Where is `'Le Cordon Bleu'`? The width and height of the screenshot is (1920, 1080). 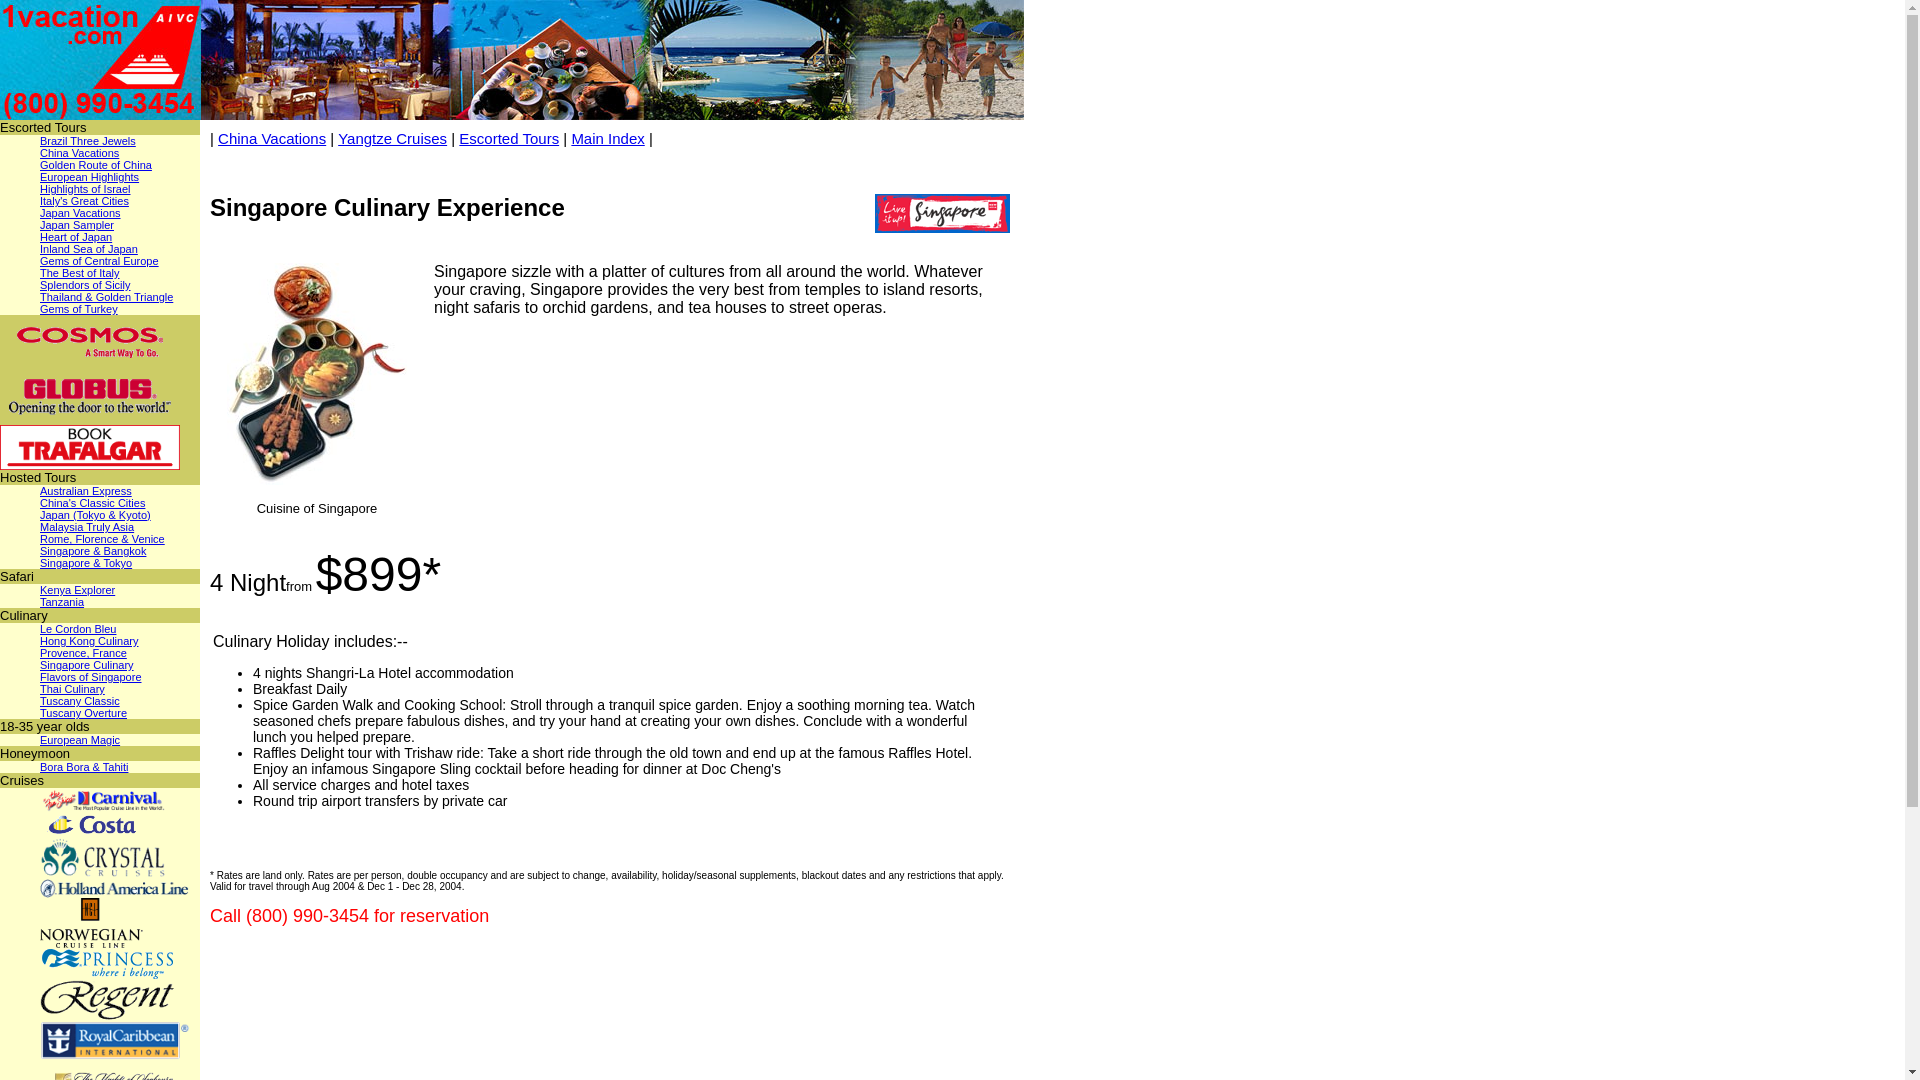
'Le Cordon Bleu' is located at coordinates (77, 627).